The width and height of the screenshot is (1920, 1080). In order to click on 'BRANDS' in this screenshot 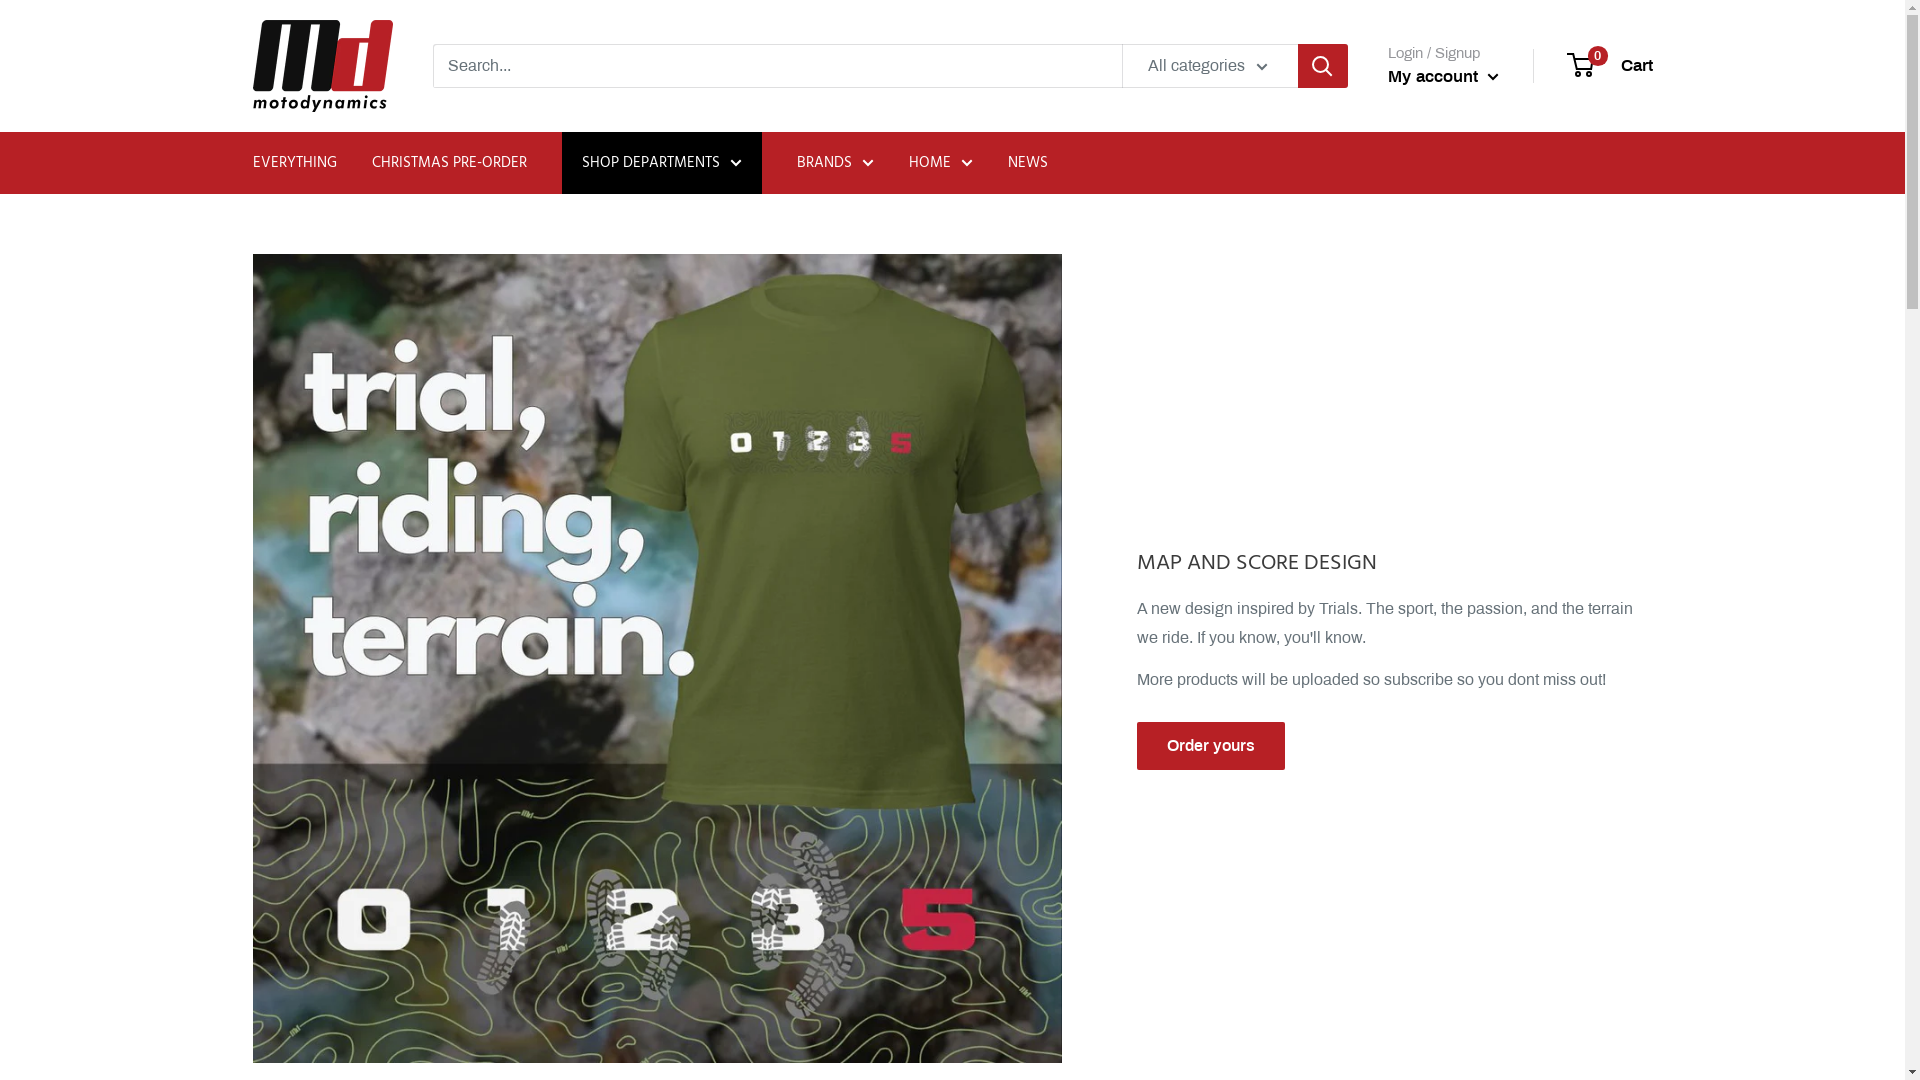, I will do `click(834, 161)`.